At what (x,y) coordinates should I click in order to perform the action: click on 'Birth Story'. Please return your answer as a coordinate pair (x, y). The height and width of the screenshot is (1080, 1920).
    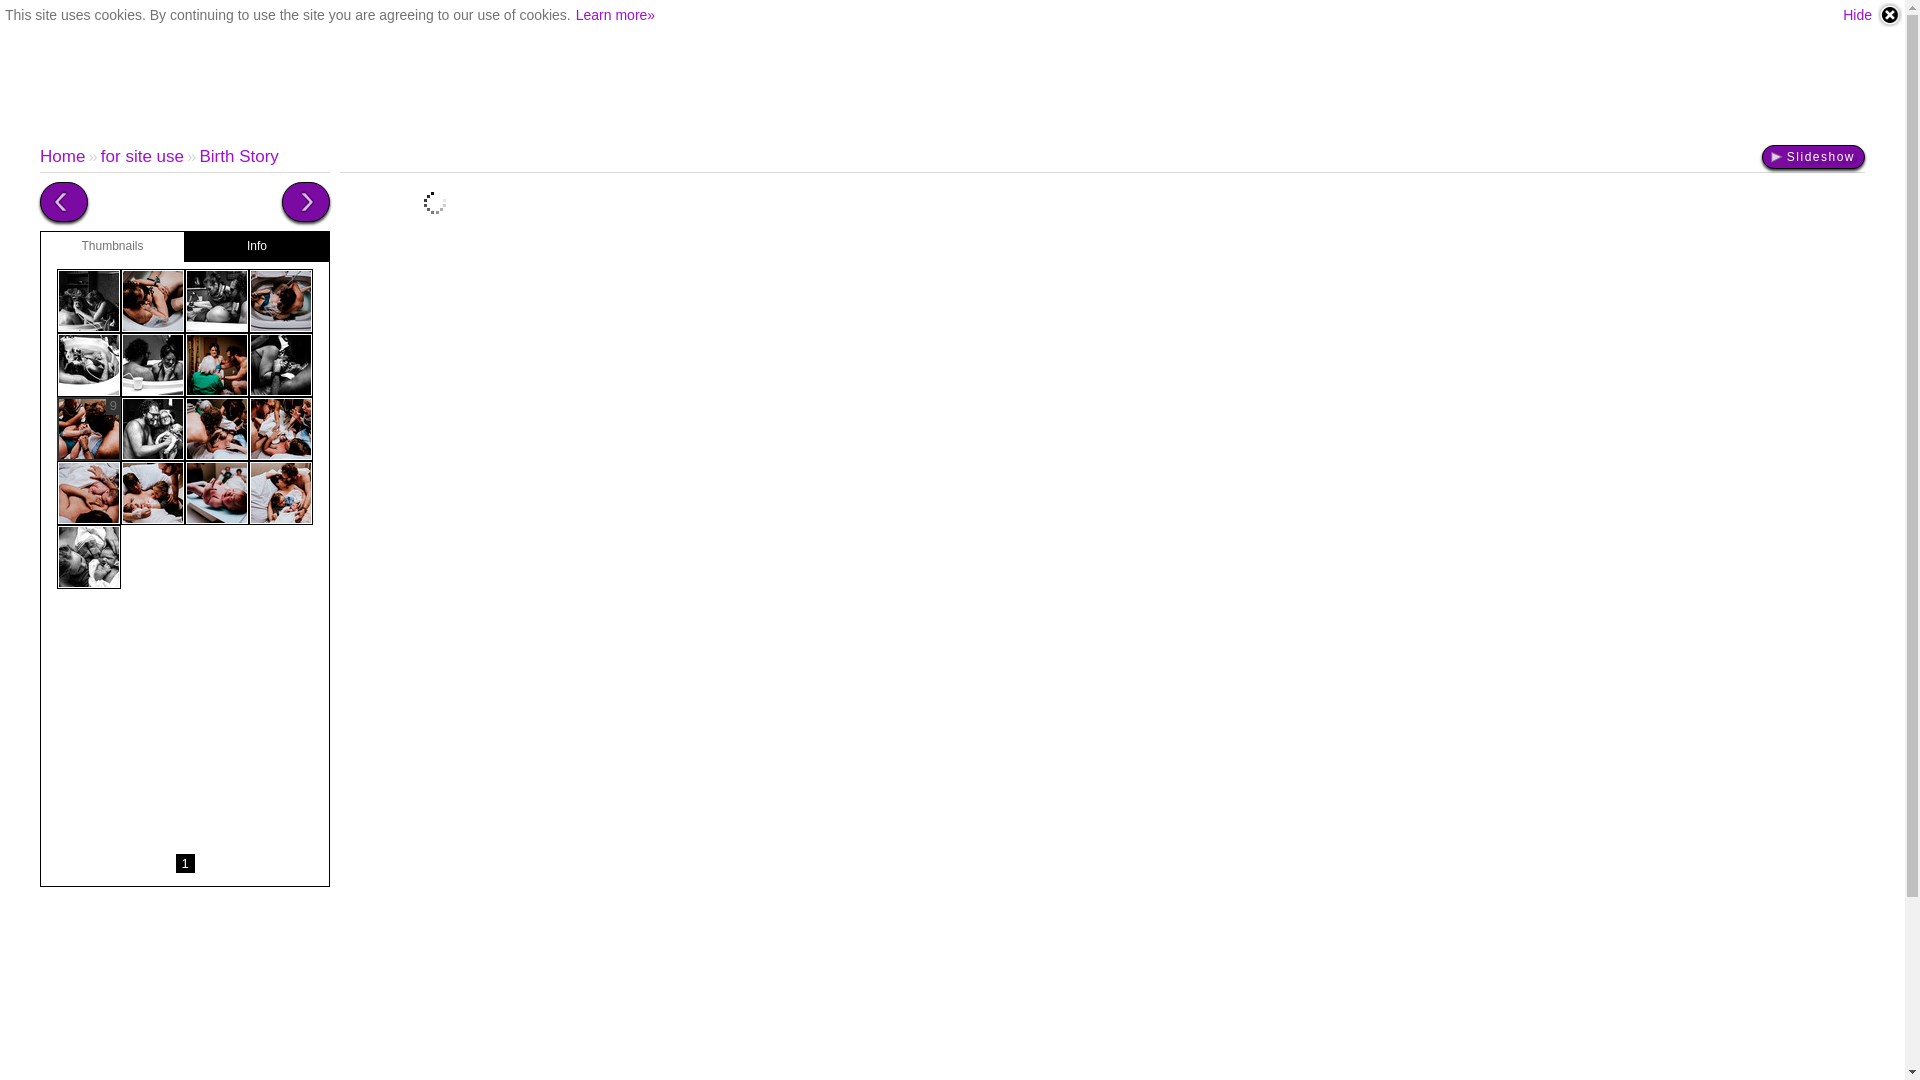
    Looking at the image, I should click on (238, 155).